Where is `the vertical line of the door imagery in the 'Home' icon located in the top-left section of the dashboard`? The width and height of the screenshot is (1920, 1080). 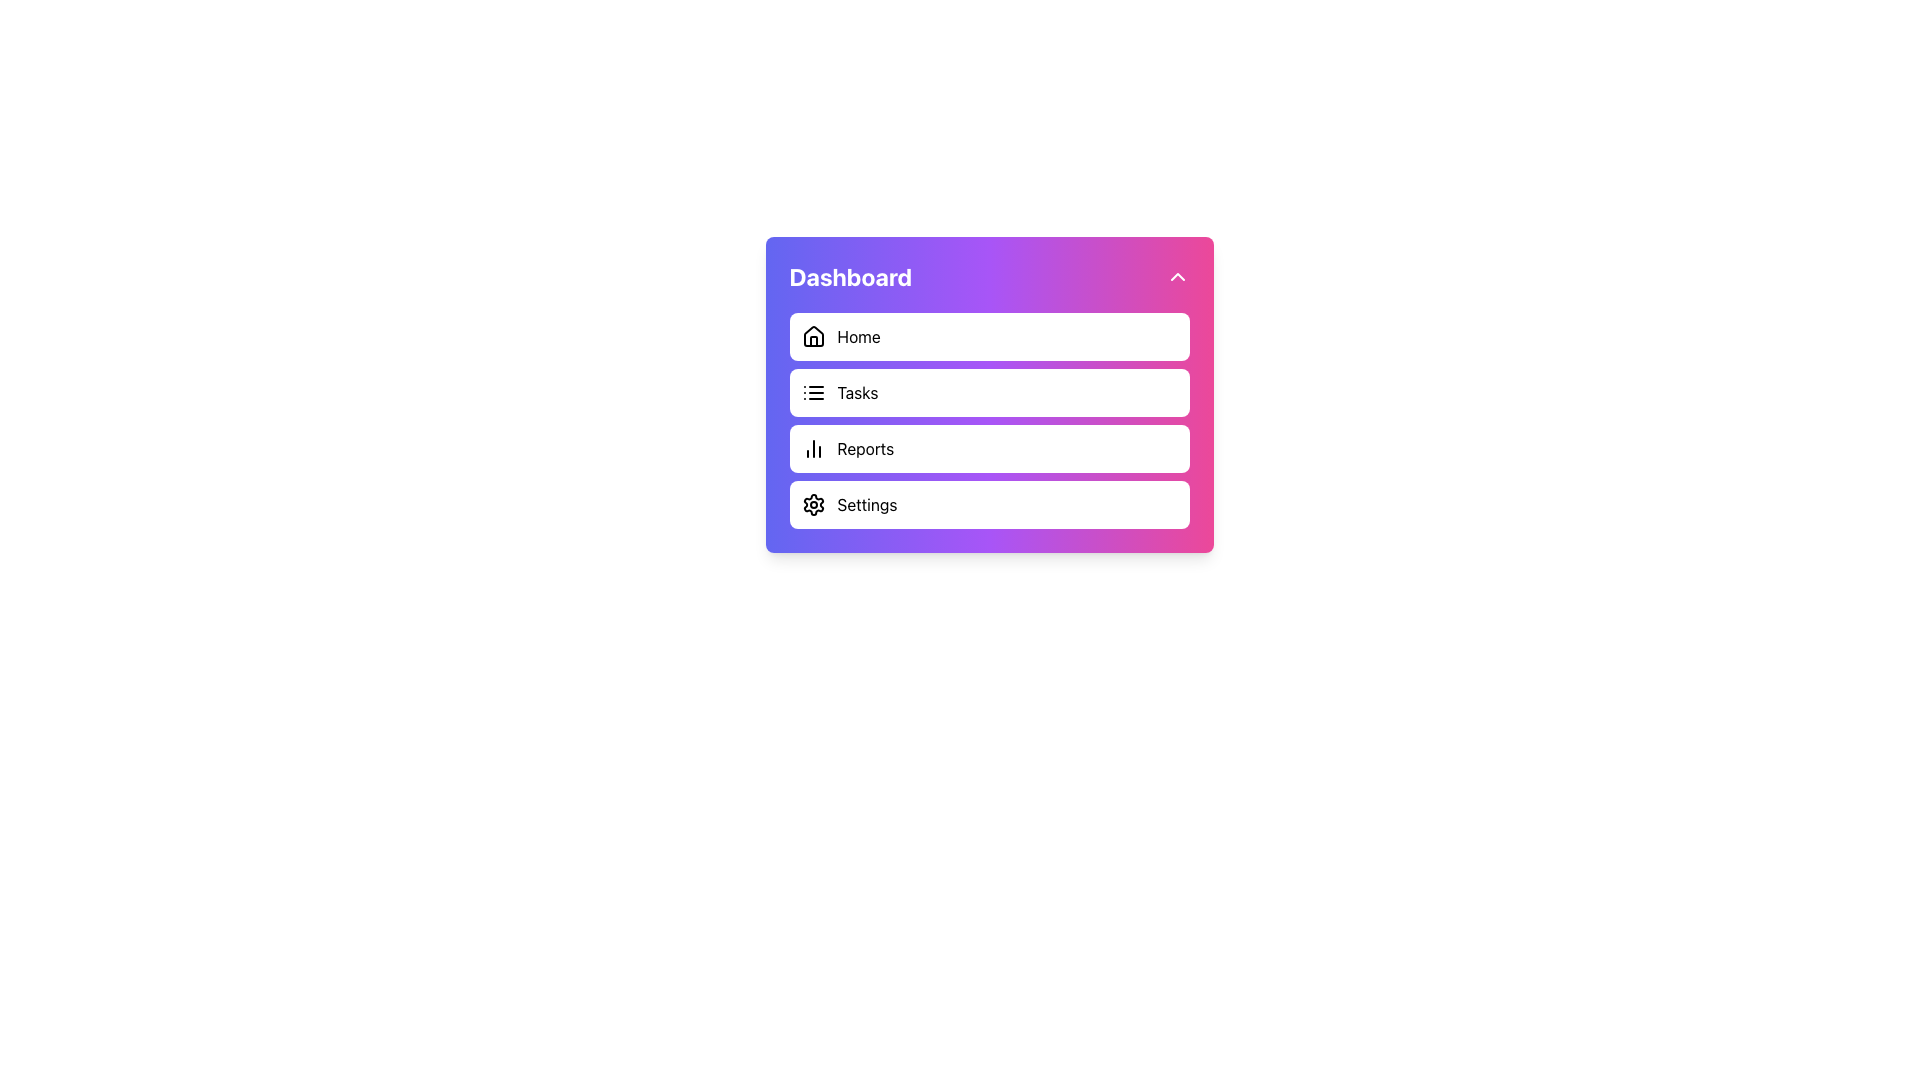 the vertical line of the door imagery in the 'Home' icon located in the top-left section of the dashboard is located at coordinates (813, 340).